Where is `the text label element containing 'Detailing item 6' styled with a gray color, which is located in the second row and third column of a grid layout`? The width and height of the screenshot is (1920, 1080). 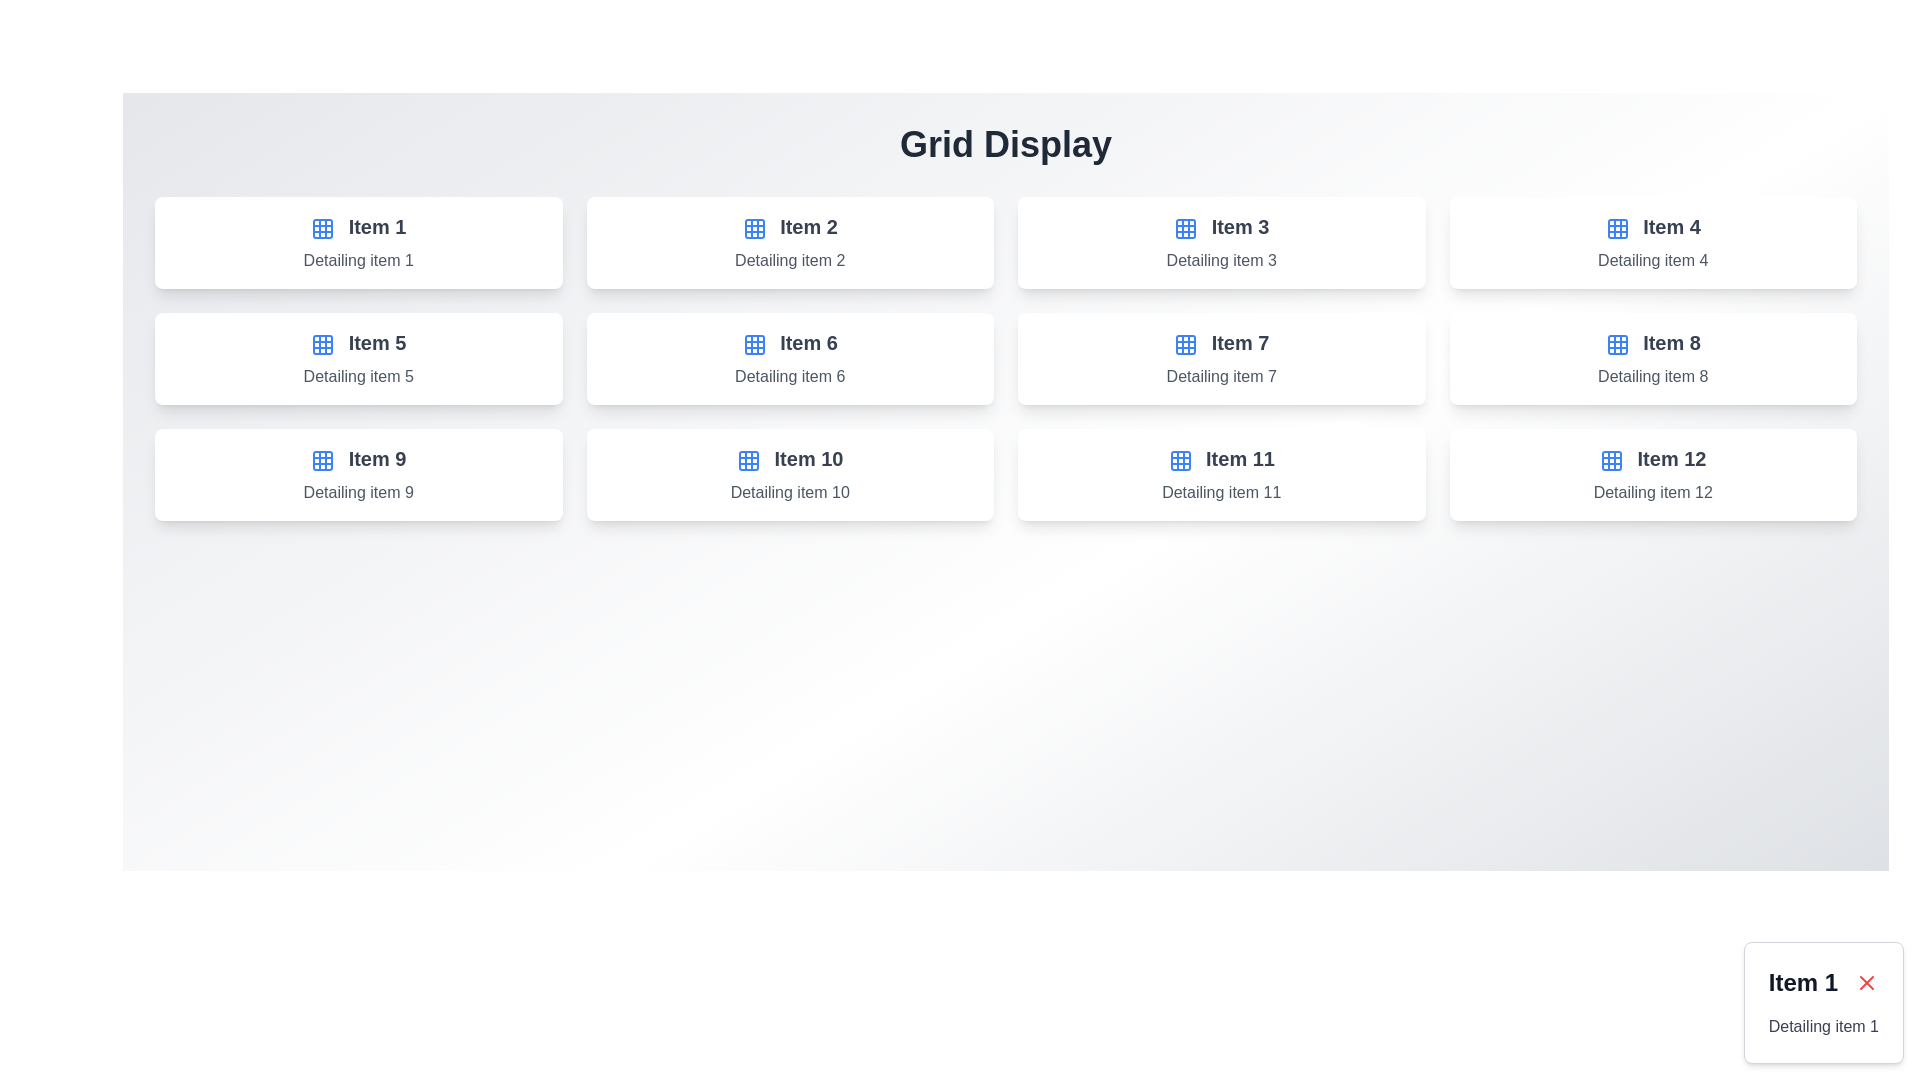
the text label element containing 'Detailing item 6' styled with a gray color, which is located in the second row and third column of a grid layout is located at coordinates (789, 377).